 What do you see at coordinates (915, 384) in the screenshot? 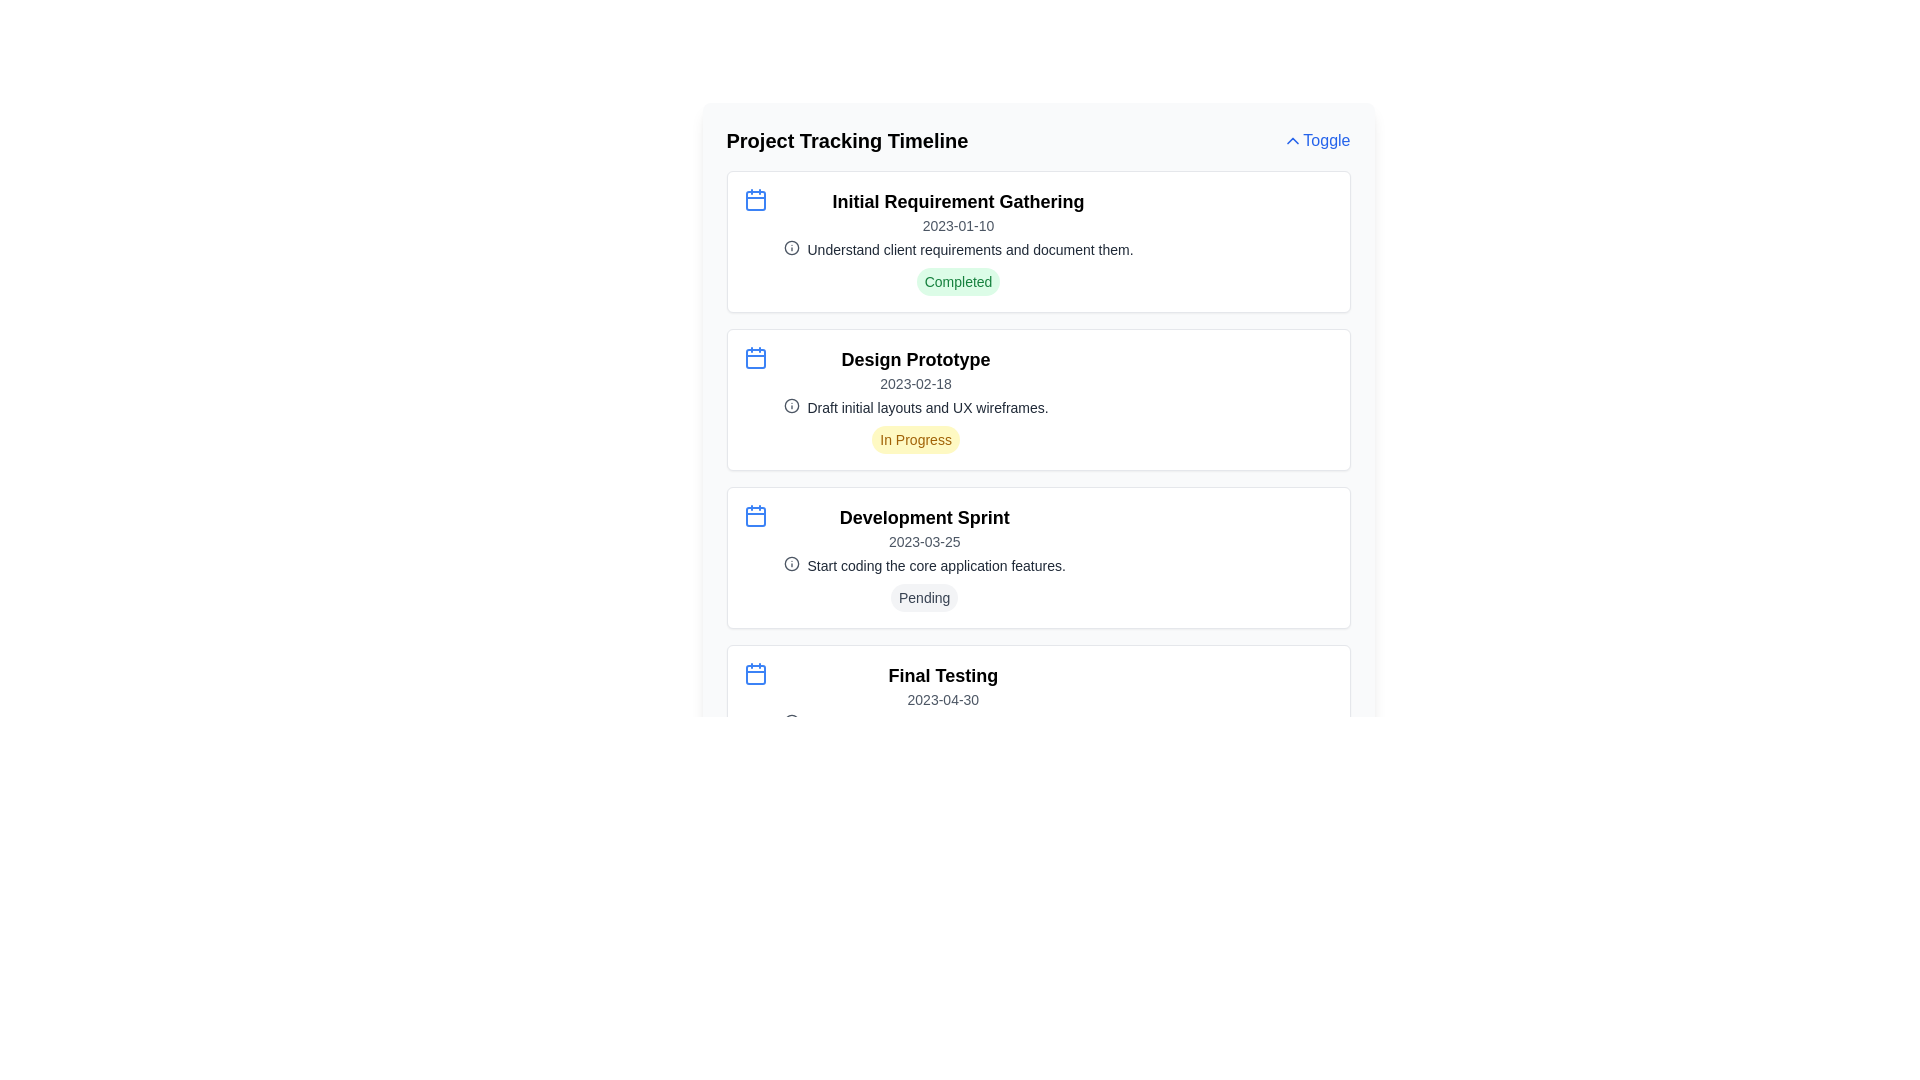
I see `the small gray text displaying the date '2023-02-18', which is positioned below the title 'Design Prototype' and above the description text in the 'Design Prototype' section` at bounding box center [915, 384].